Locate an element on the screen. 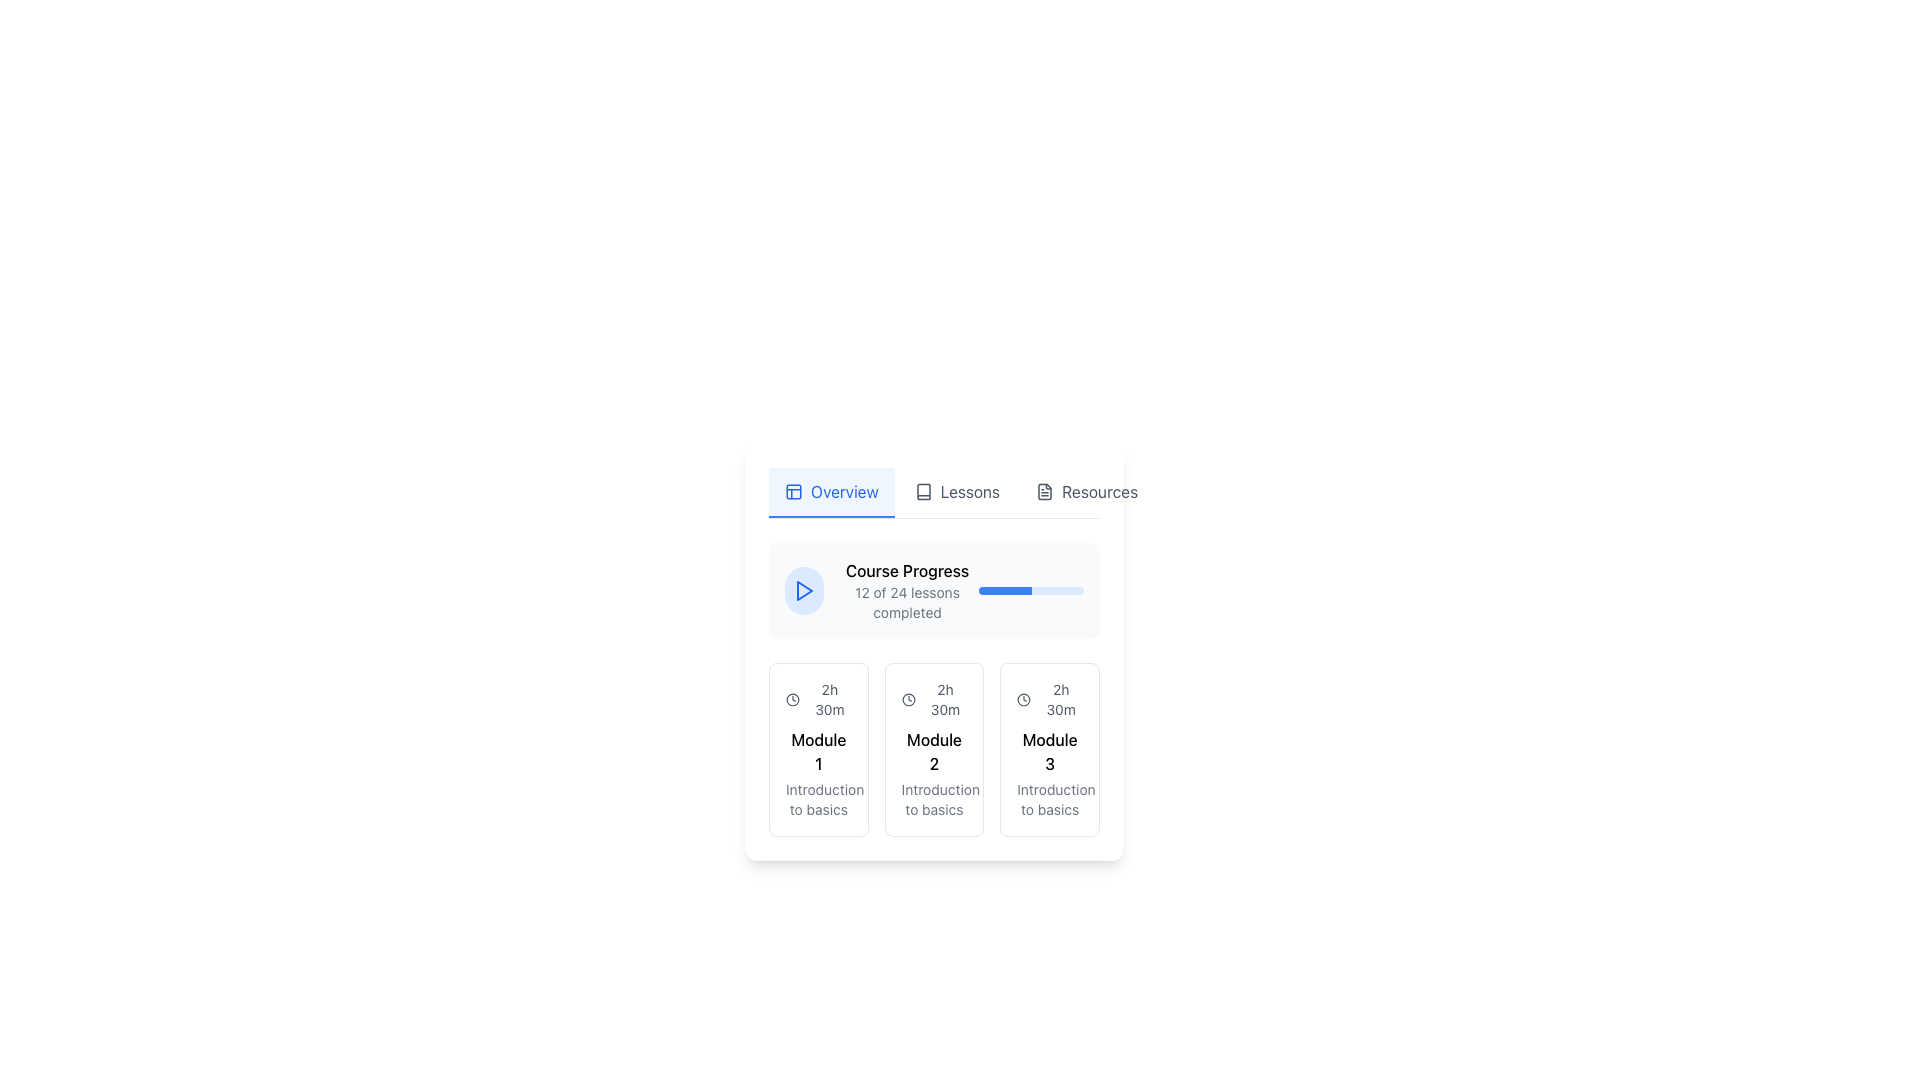  the Text label that provides additional details or a subtitle for the module in the second card of the horizontal stack is located at coordinates (933, 798).